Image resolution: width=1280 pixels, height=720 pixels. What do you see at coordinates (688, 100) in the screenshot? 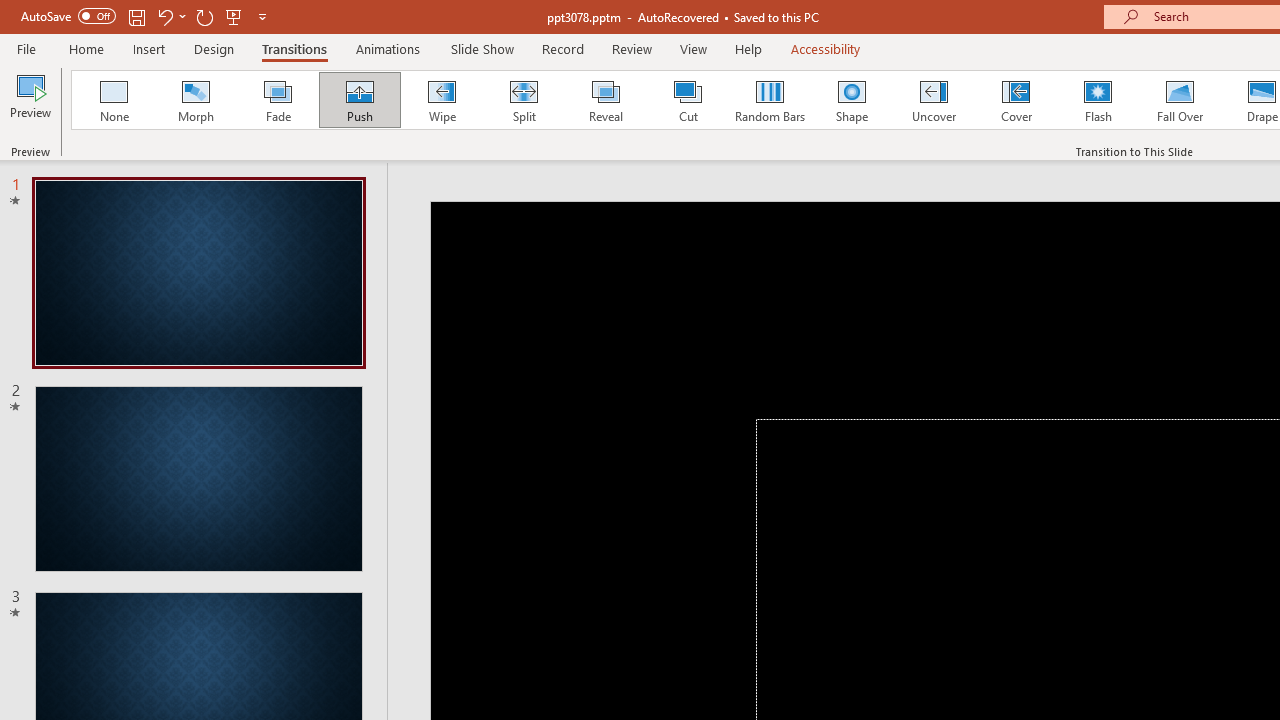
I see `'Cut'` at bounding box center [688, 100].